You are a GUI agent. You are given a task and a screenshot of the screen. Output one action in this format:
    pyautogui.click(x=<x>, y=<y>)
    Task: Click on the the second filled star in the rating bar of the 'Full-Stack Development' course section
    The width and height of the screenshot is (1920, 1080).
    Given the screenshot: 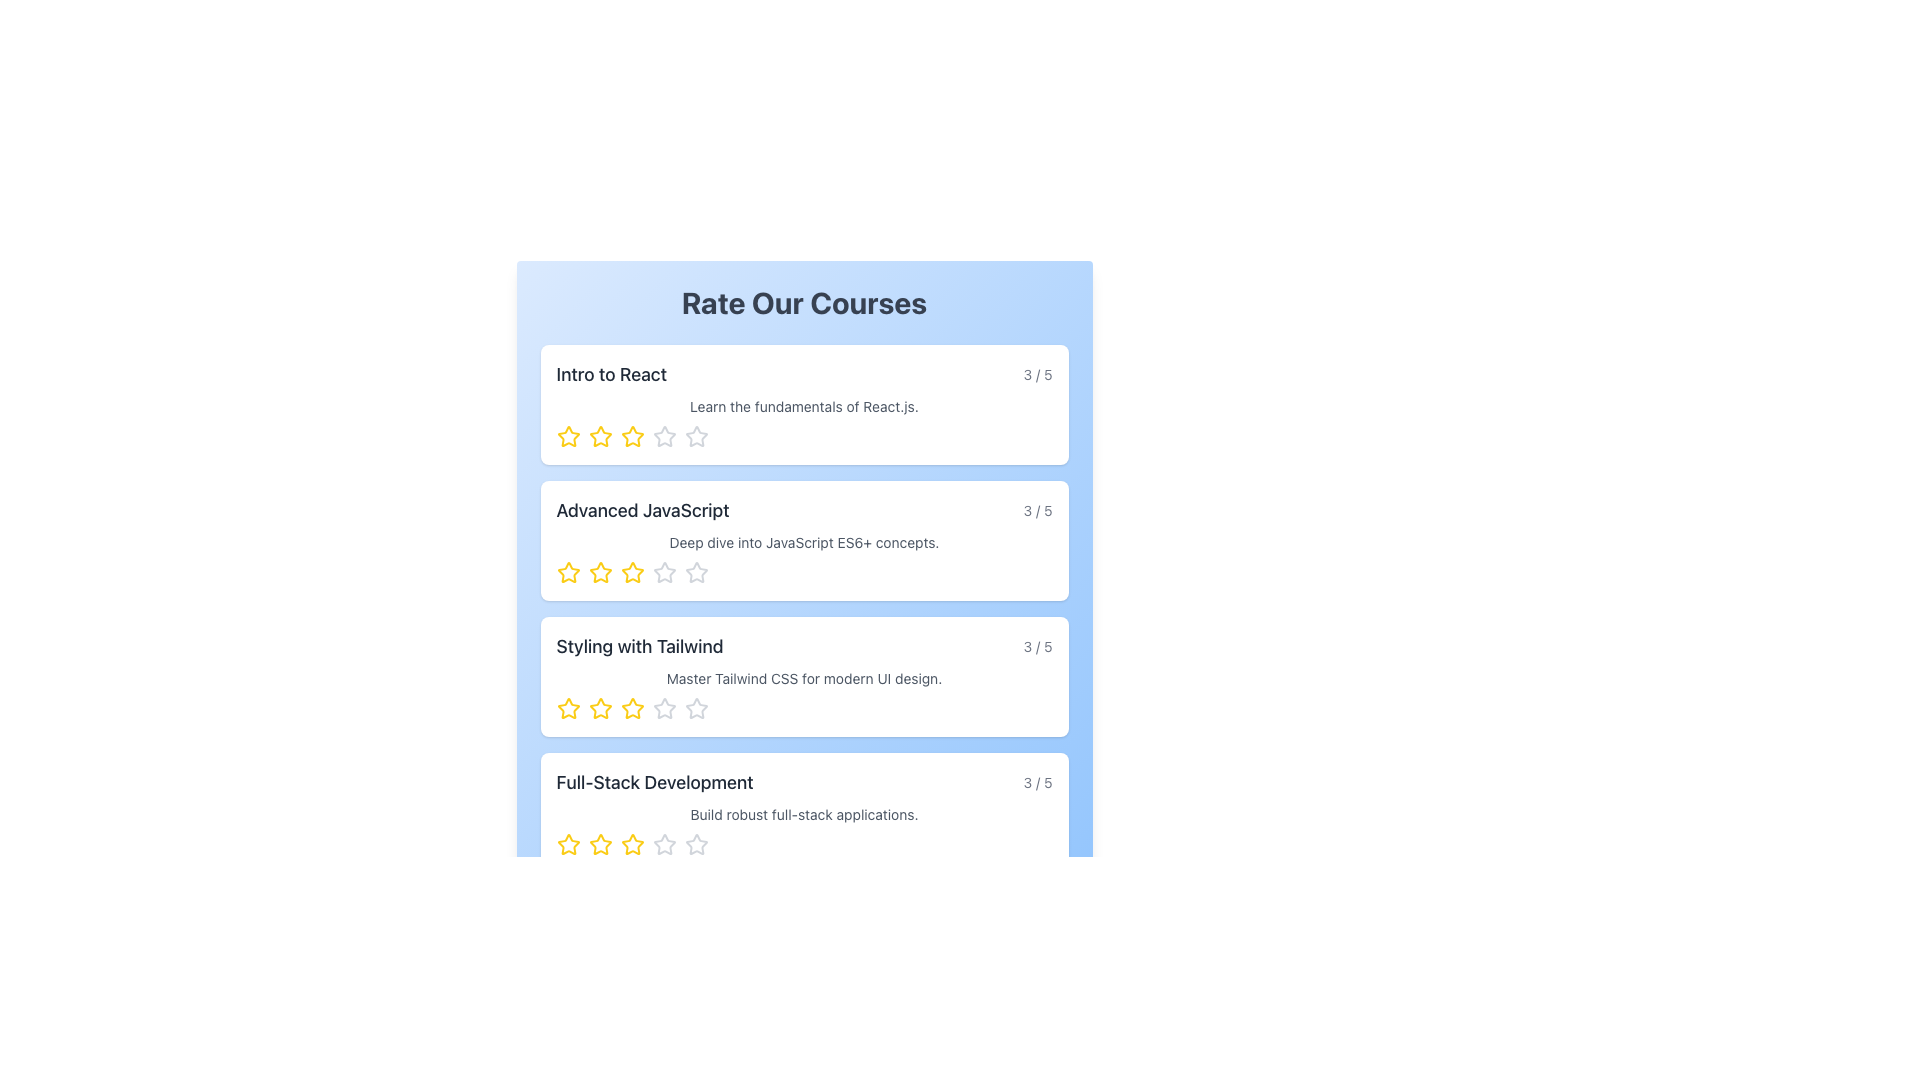 What is the action you would take?
    pyautogui.click(x=599, y=844)
    